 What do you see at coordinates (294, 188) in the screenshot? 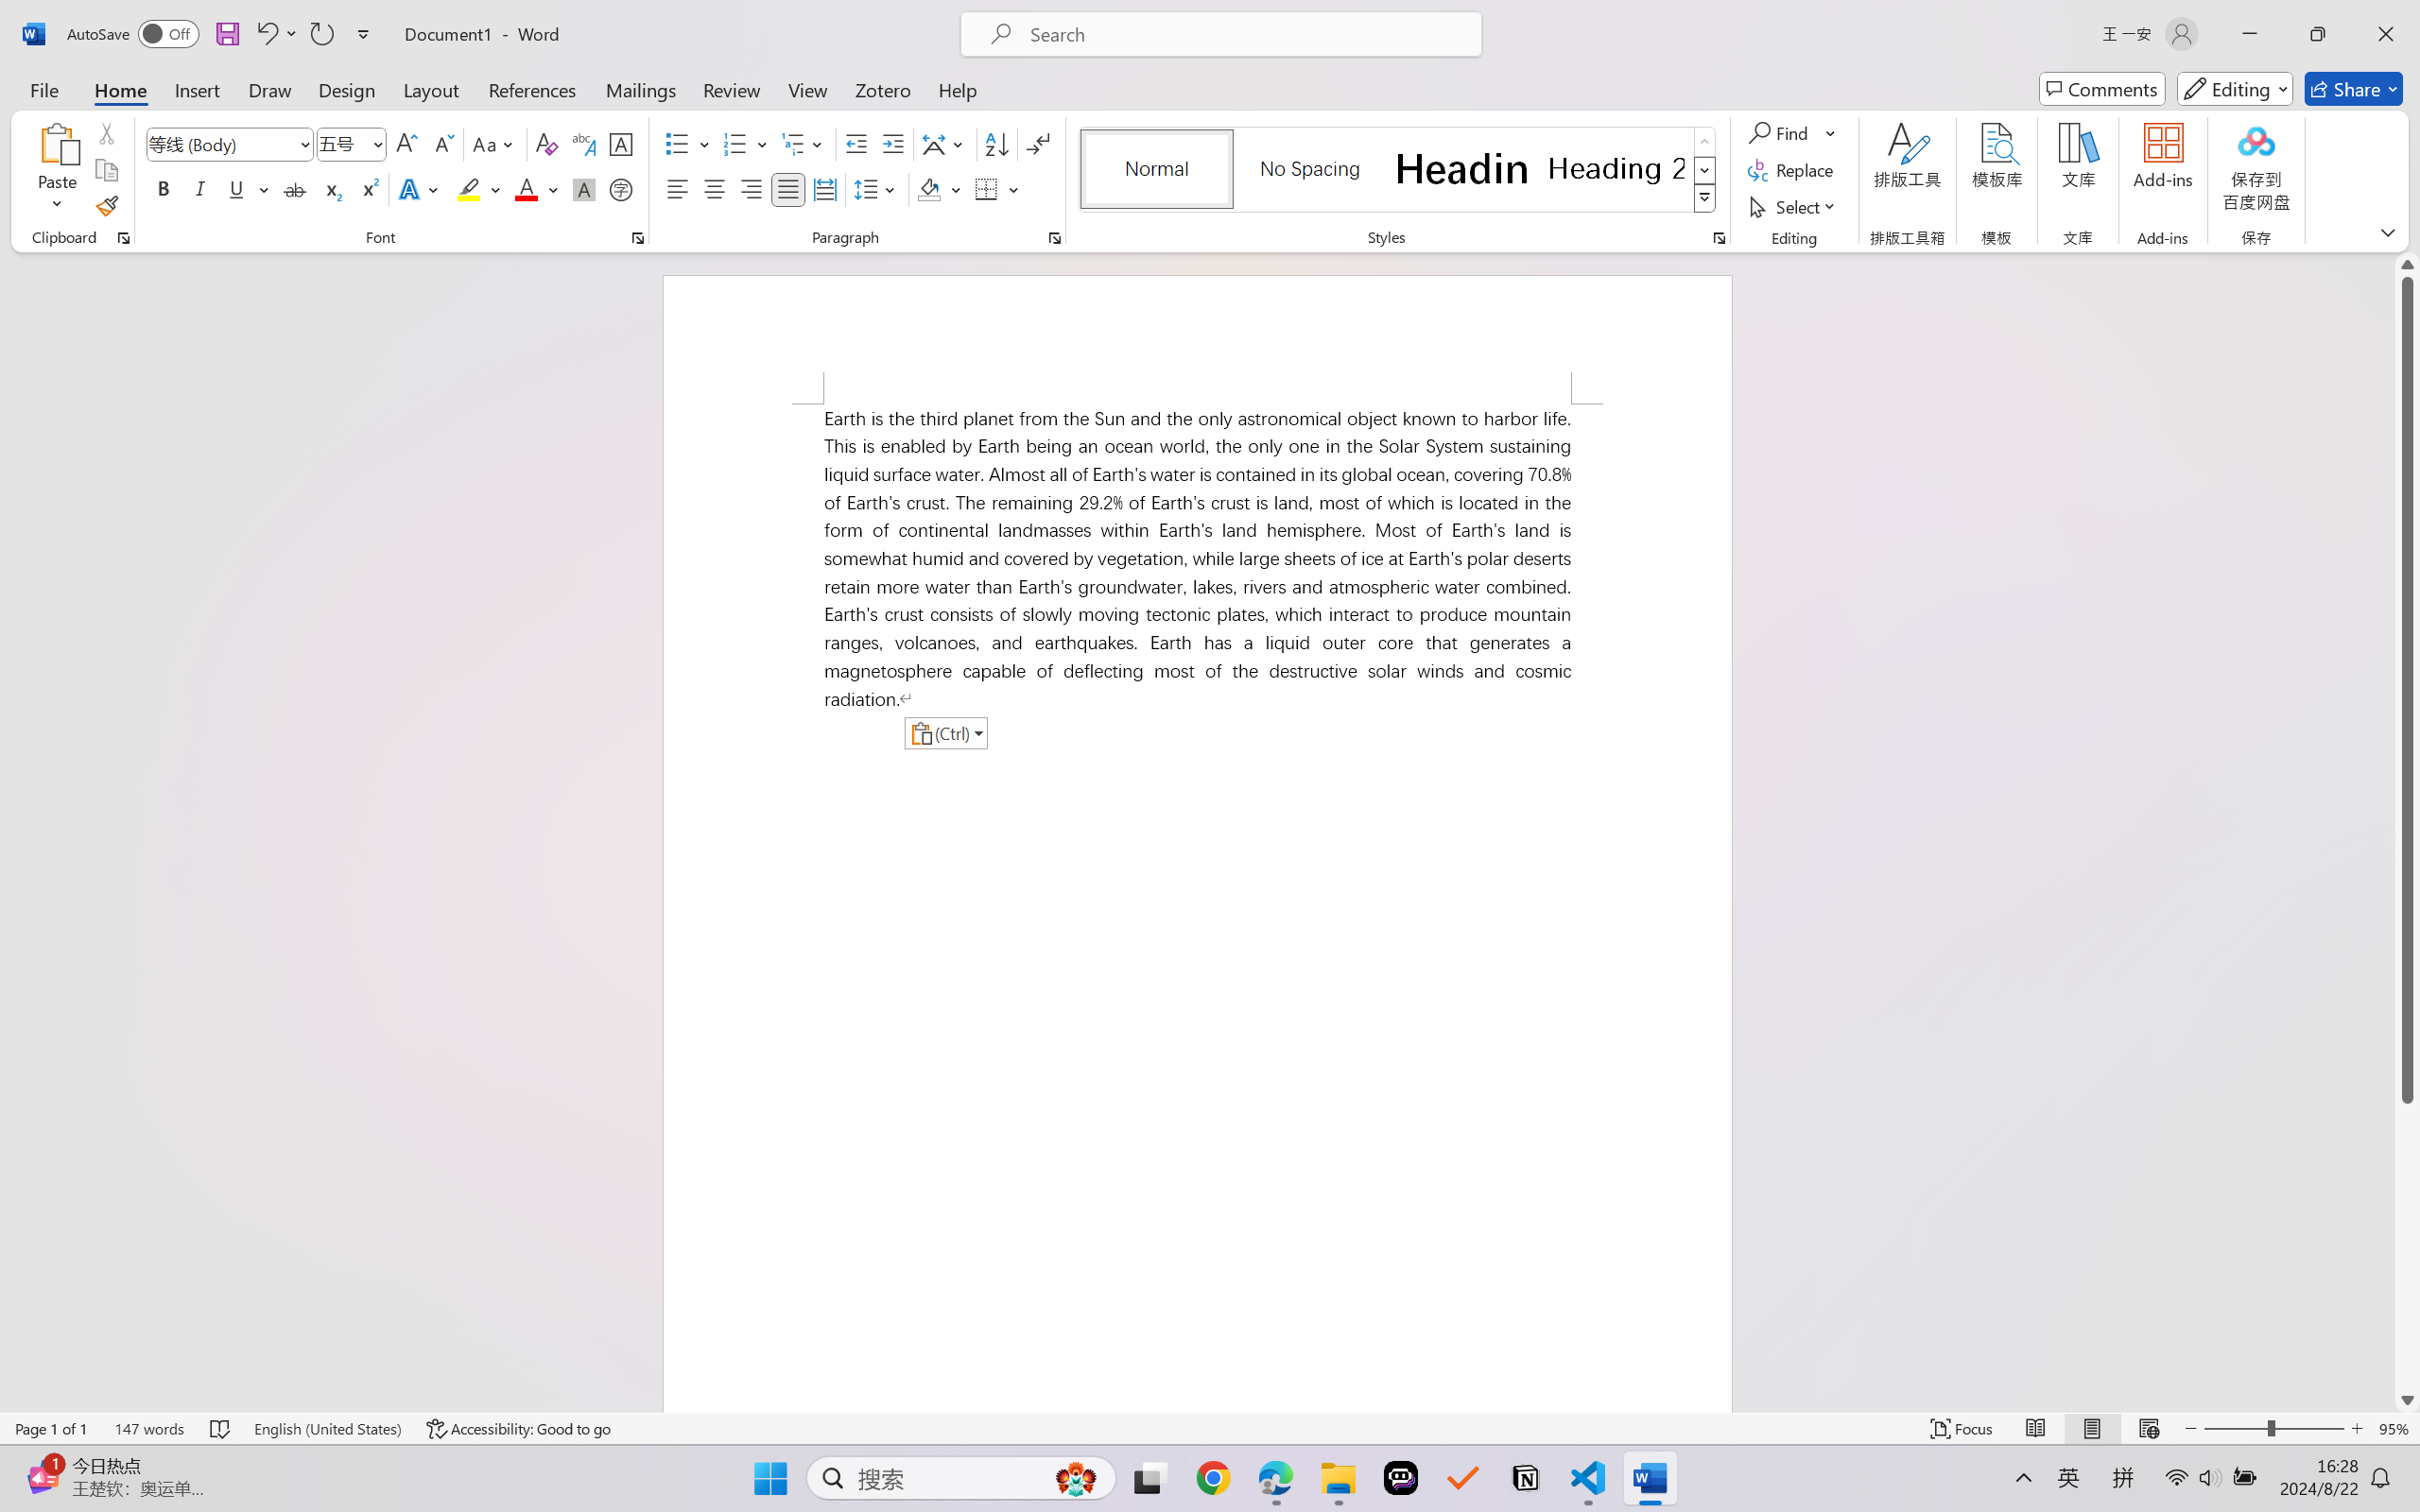
I see `'Strikethrough'` at bounding box center [294, 188].